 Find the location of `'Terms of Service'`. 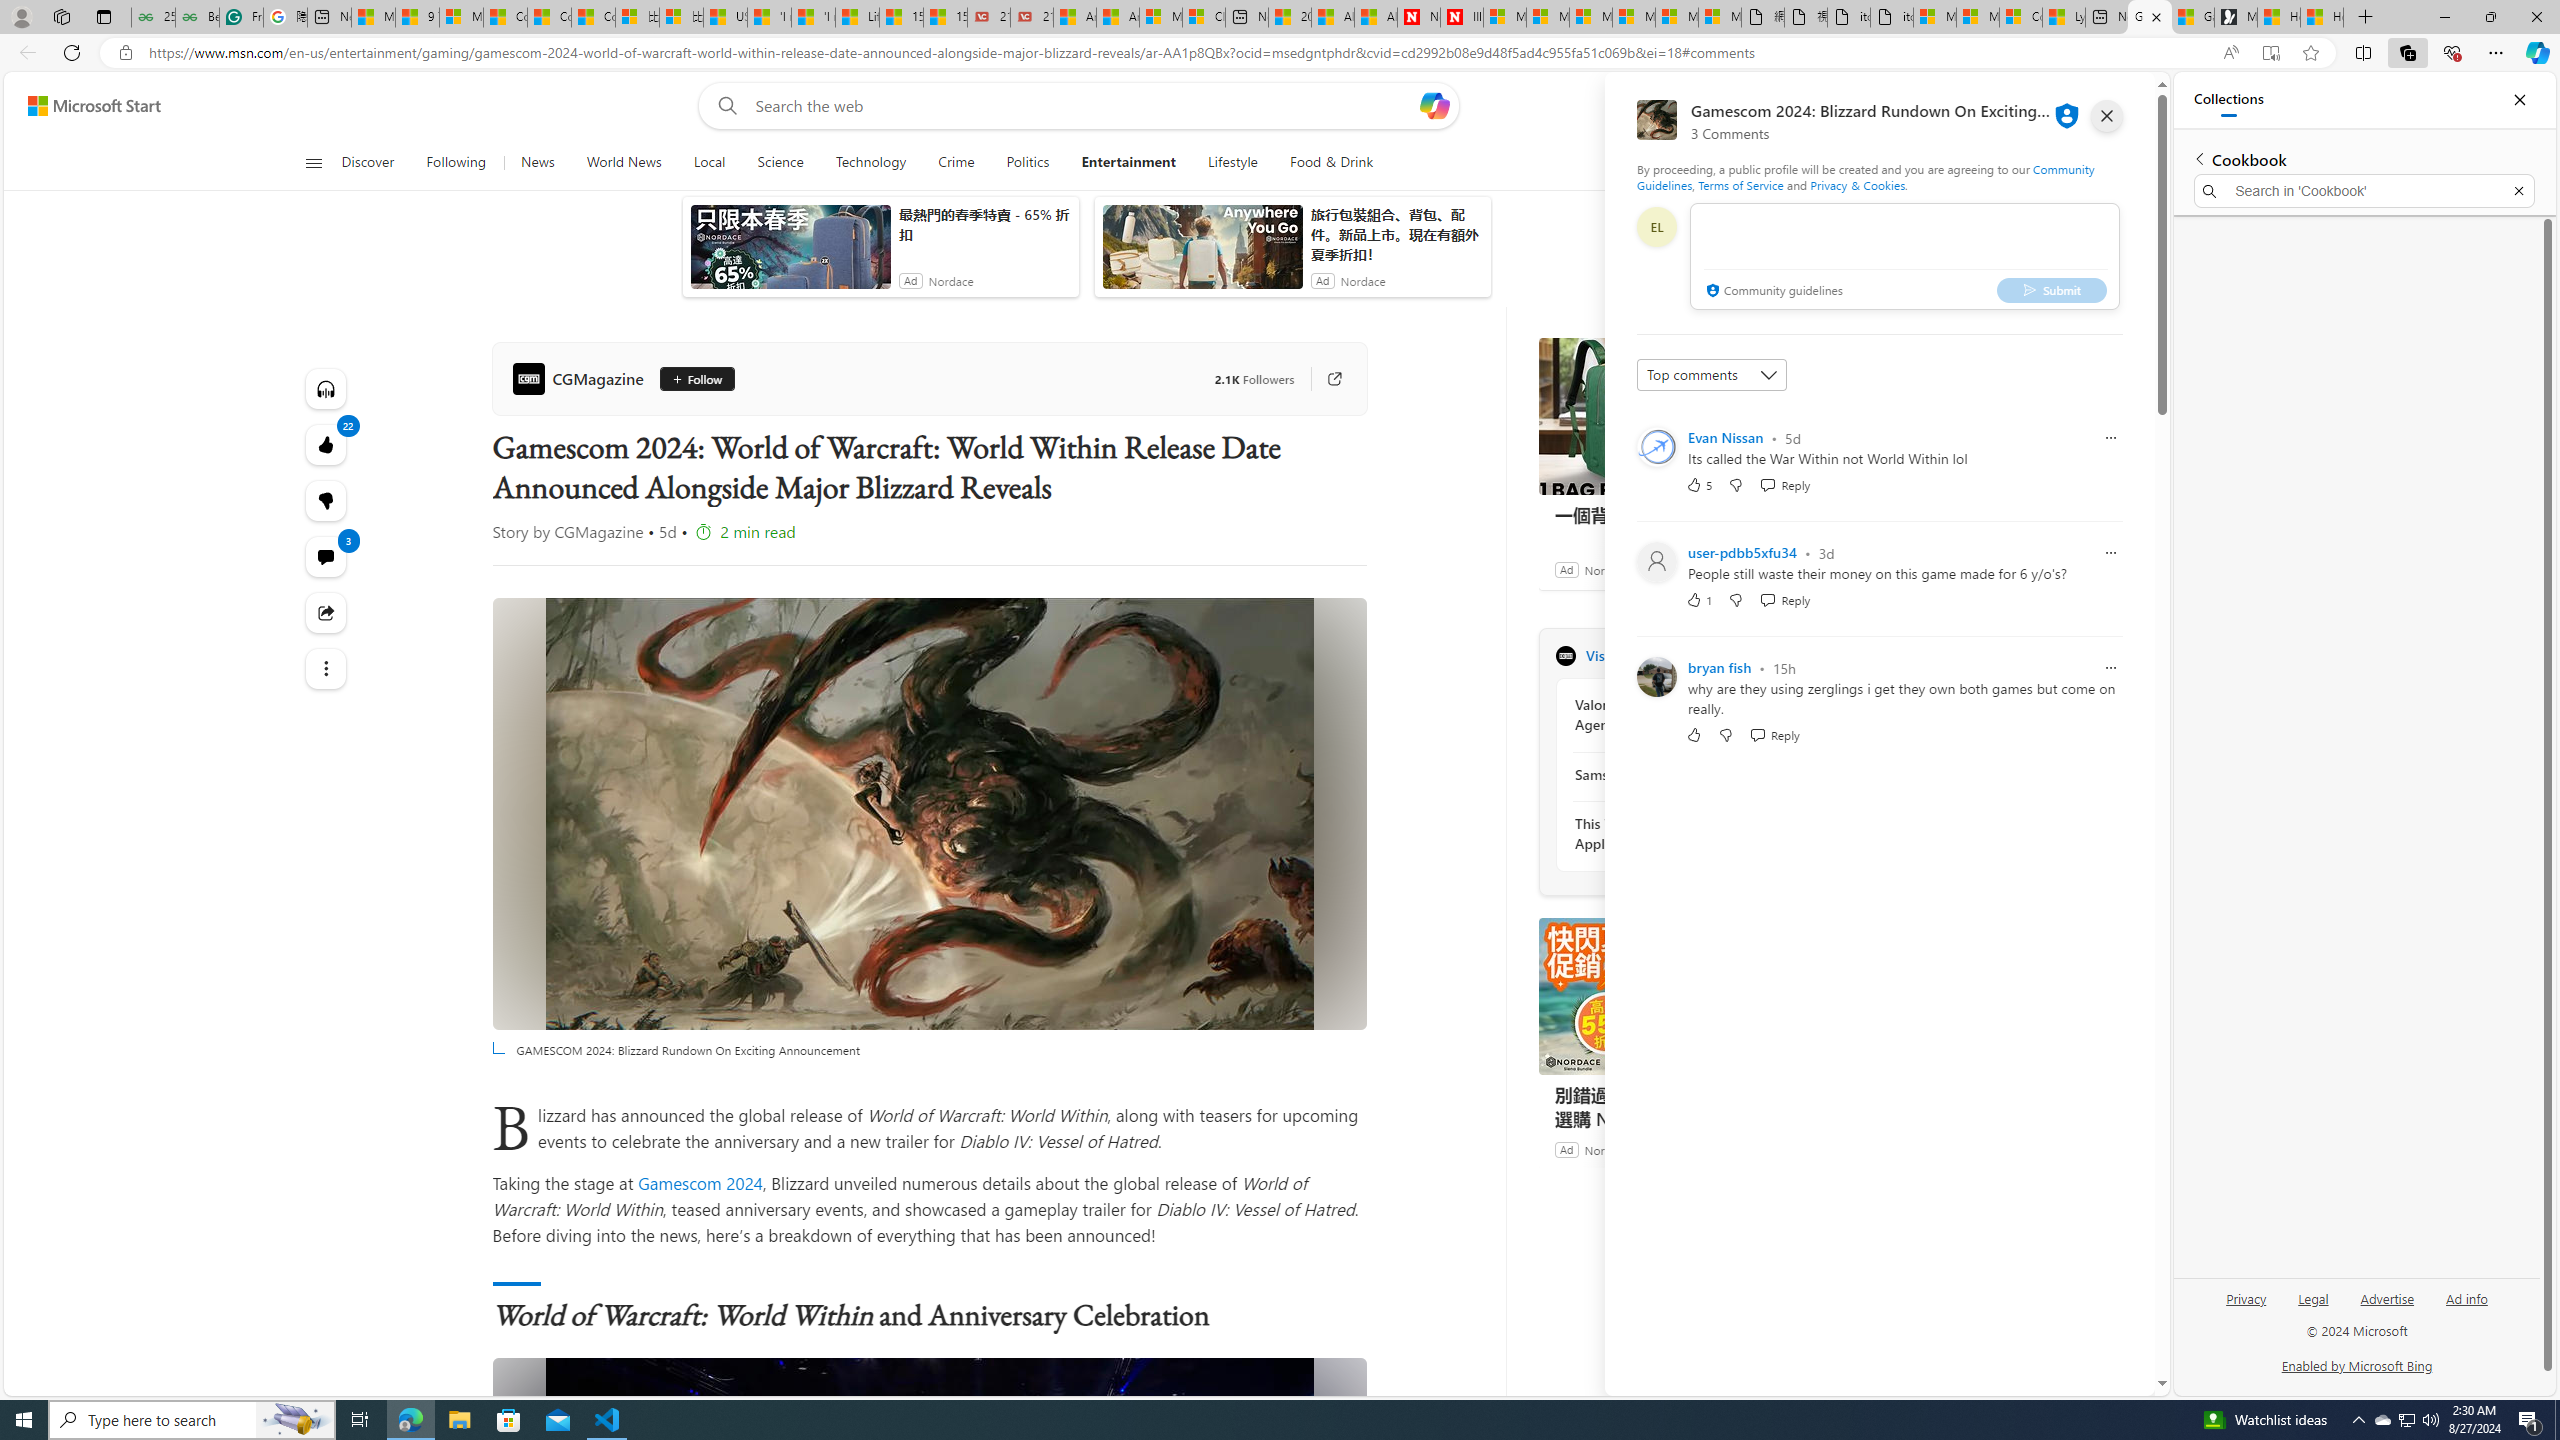

'Terms of Service' is located at coordinates (1740, 184).